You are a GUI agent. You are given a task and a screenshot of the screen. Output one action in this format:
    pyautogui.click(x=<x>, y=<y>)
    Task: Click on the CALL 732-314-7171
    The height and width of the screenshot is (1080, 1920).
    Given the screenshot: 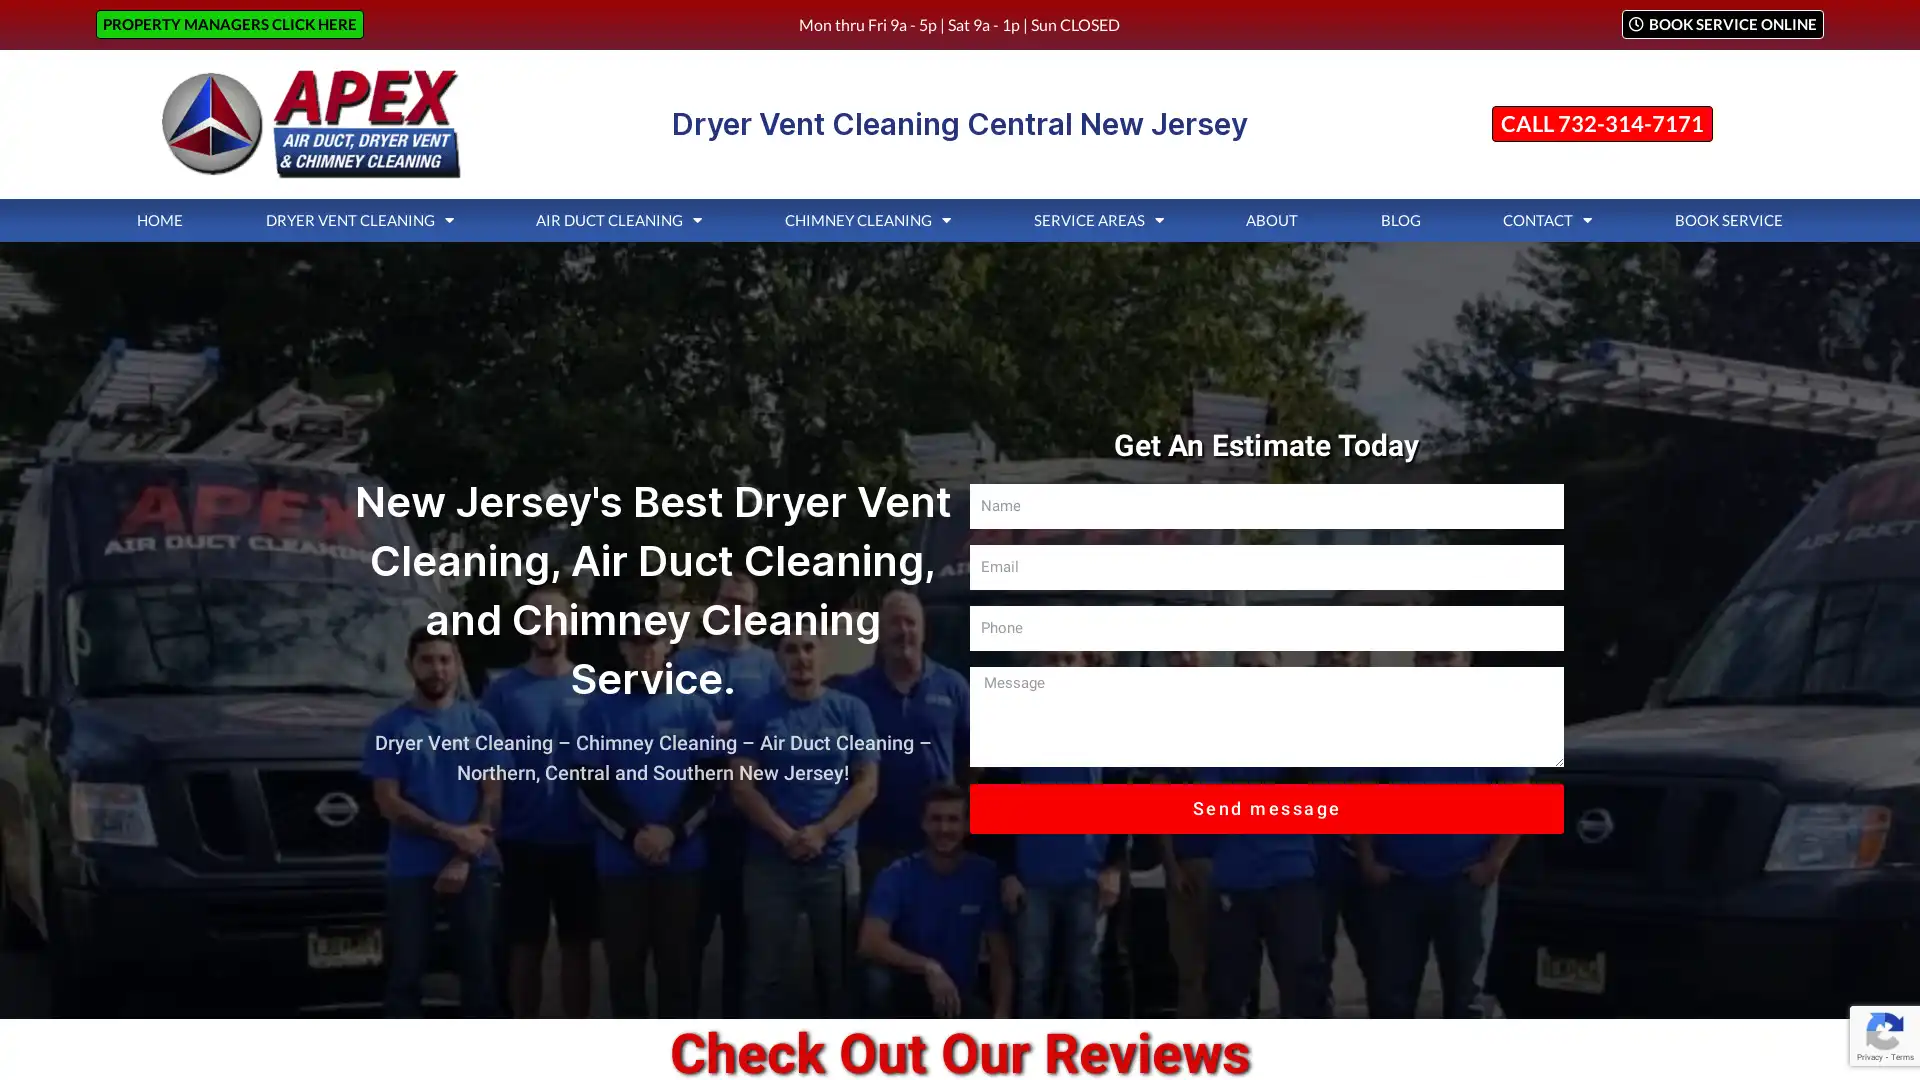 What is the action you would take?
    pyautogui.click(x=1601, y=123)
    